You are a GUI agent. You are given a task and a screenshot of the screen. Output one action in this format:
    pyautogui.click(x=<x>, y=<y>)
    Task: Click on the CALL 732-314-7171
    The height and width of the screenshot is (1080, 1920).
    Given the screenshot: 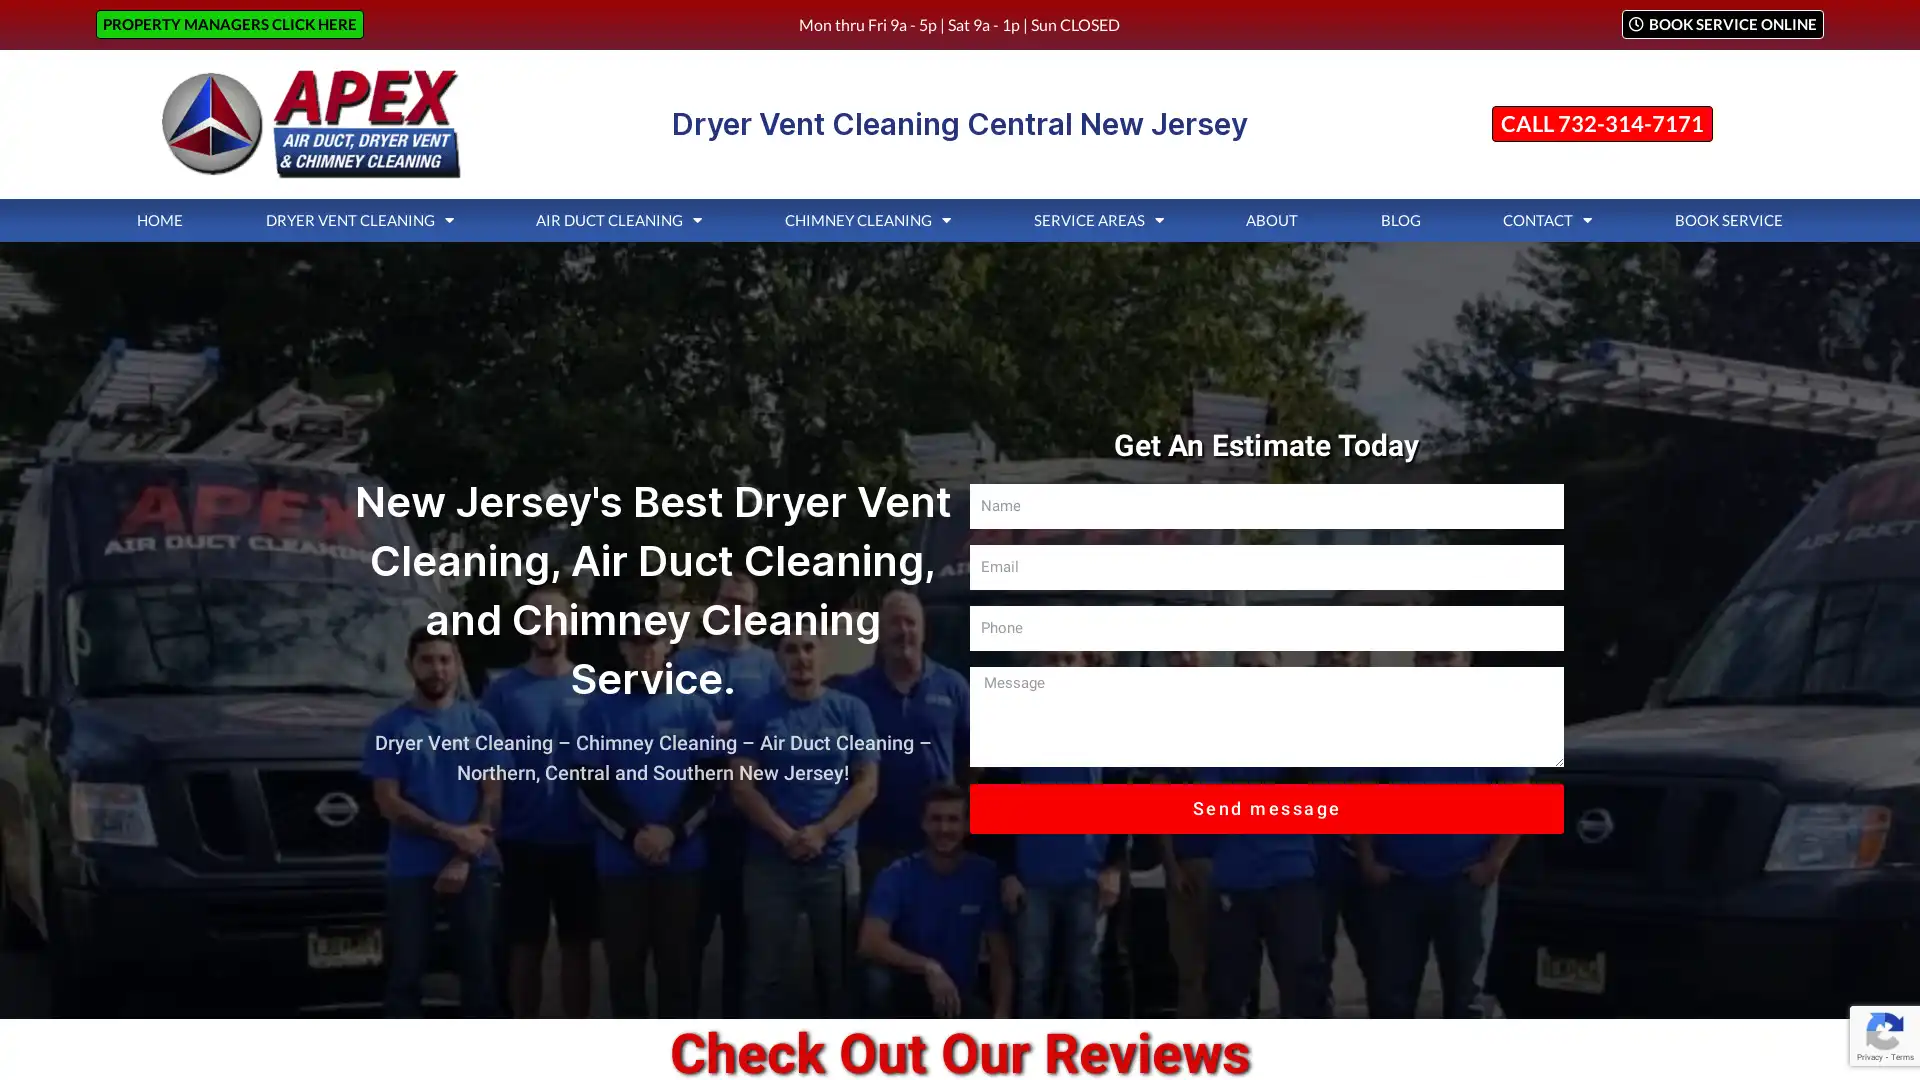 What is the action you would take?
    pyautogui.click(x=1601, y=123)
    